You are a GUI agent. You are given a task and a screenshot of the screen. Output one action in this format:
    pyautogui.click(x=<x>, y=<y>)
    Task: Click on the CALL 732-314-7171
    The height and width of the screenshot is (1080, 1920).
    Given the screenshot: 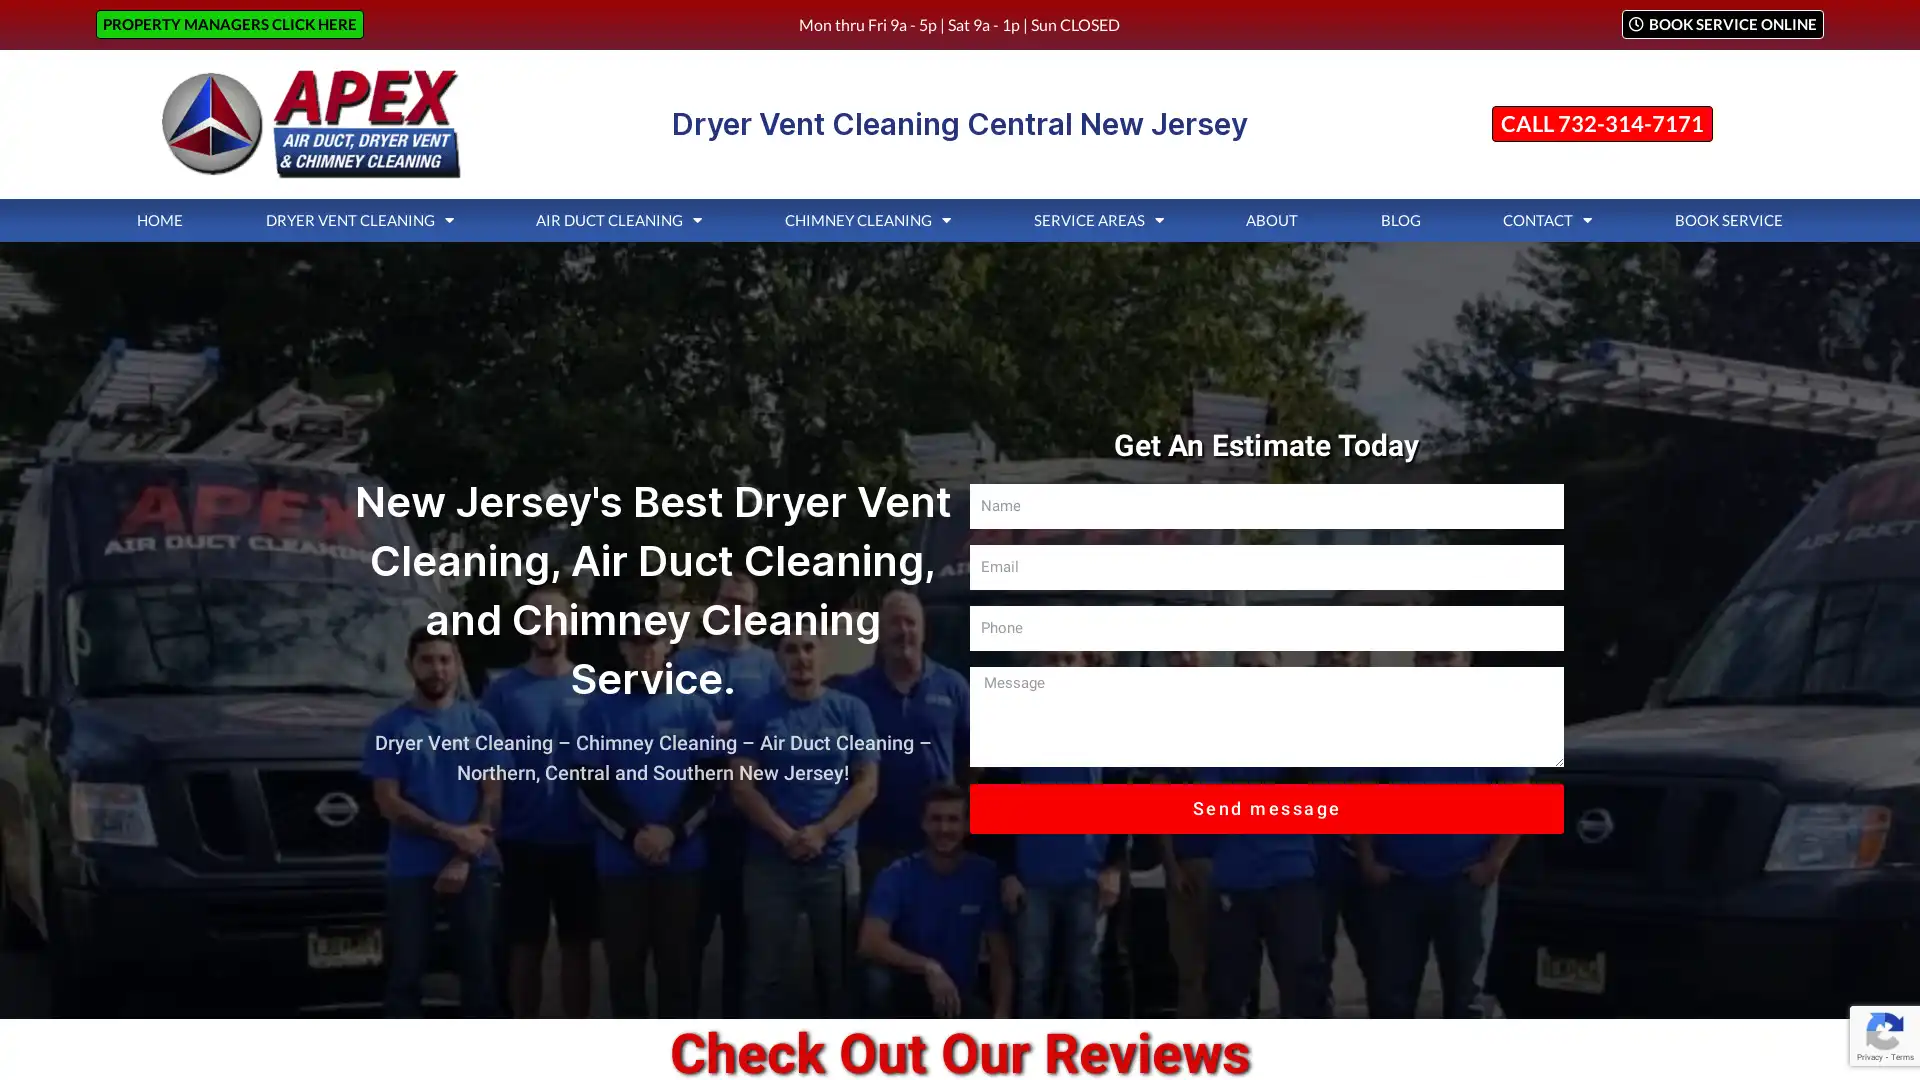 What is the action you would take?
    pyautogui.click(x=1601, y=123)
    